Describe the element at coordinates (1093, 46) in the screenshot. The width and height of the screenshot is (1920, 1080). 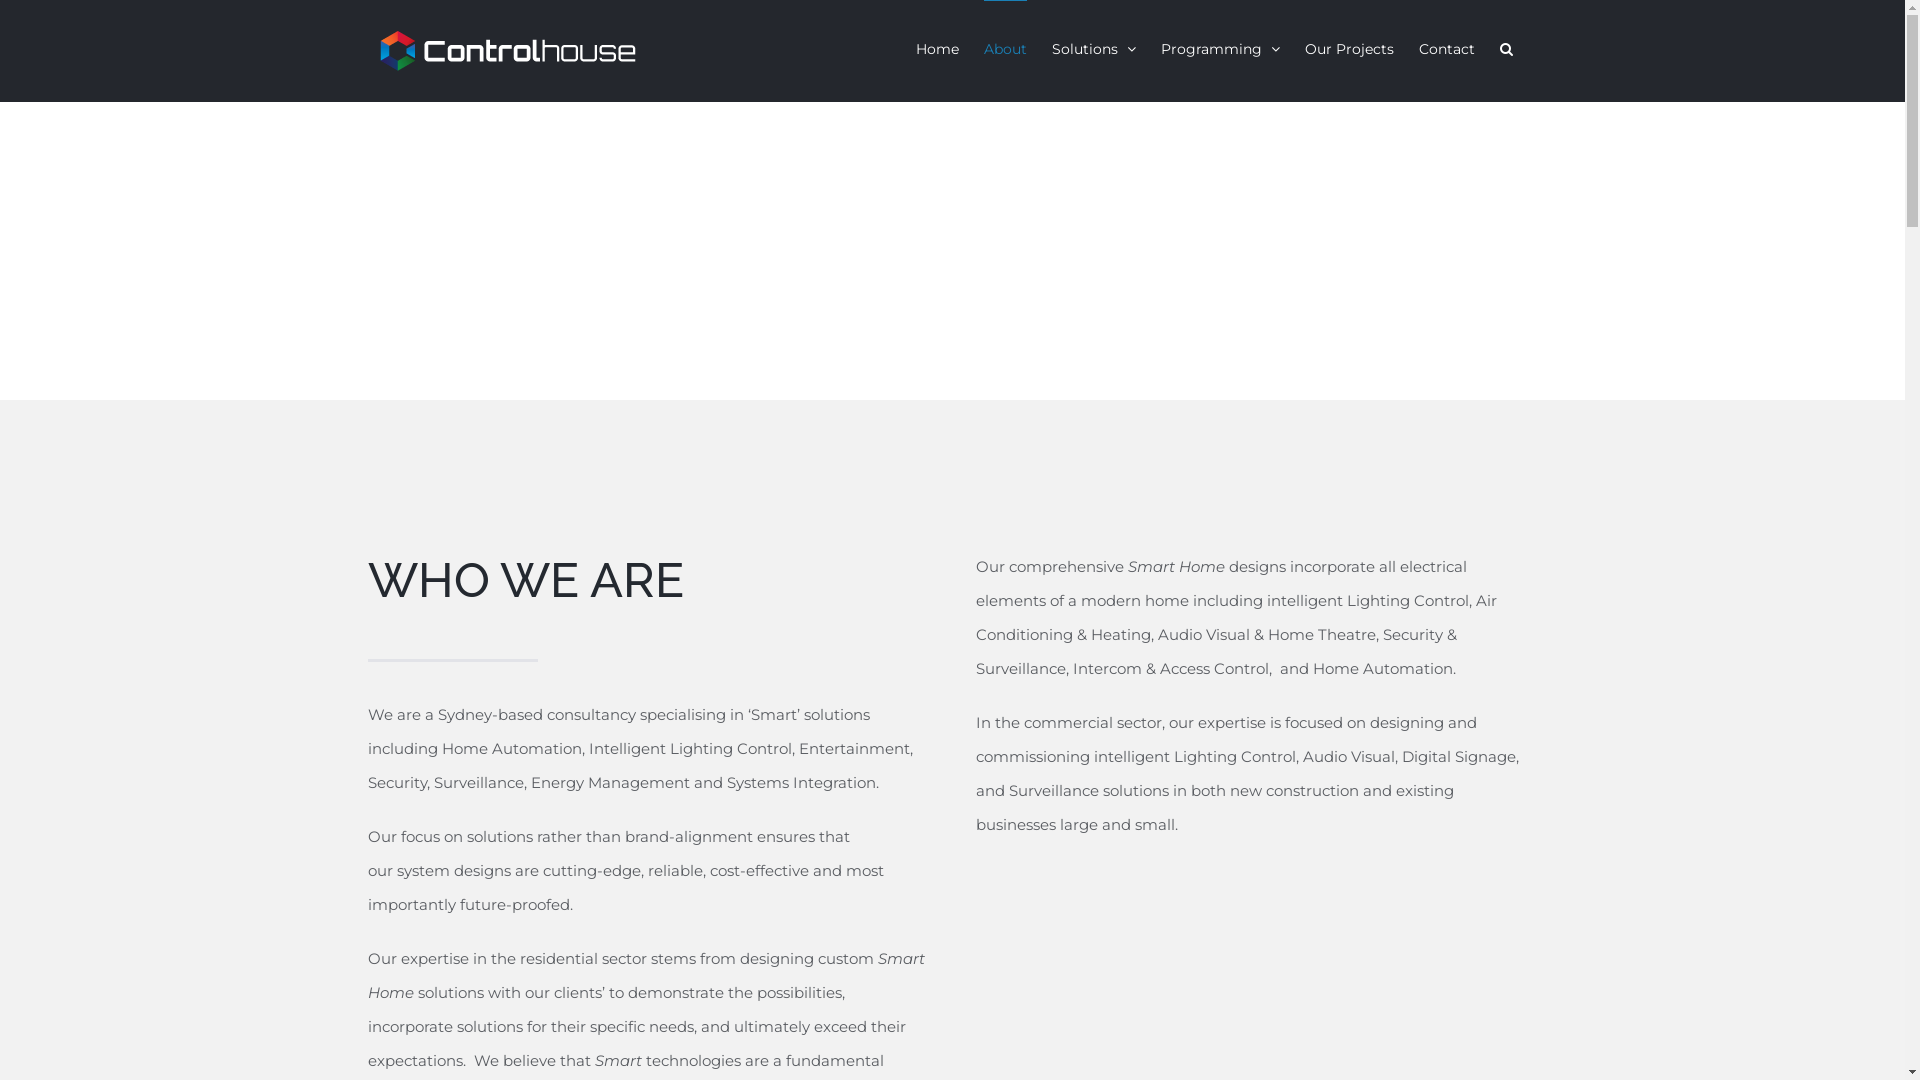
I see `'Solutions'` at that location.